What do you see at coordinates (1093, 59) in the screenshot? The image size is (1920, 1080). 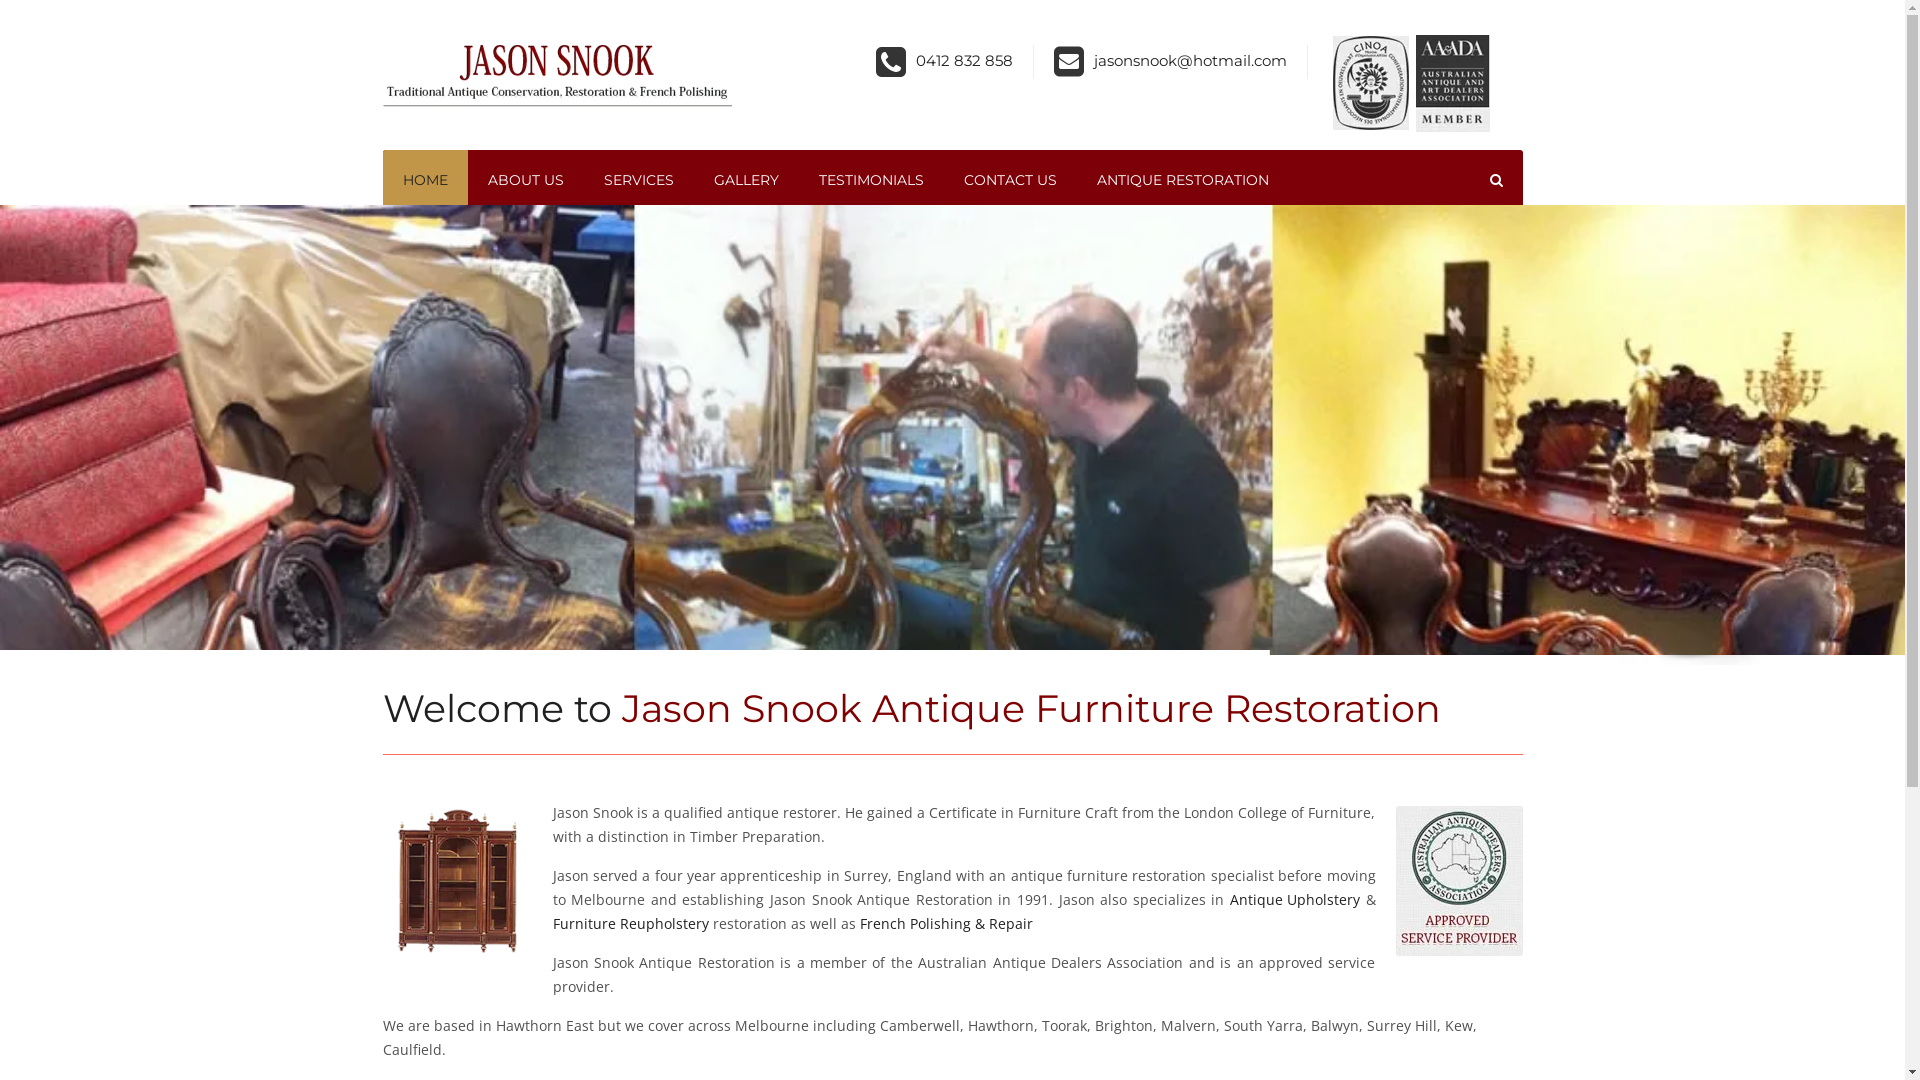 I see `'jasonsnook@hotmail.com'` at bounding box center [1093, 59].